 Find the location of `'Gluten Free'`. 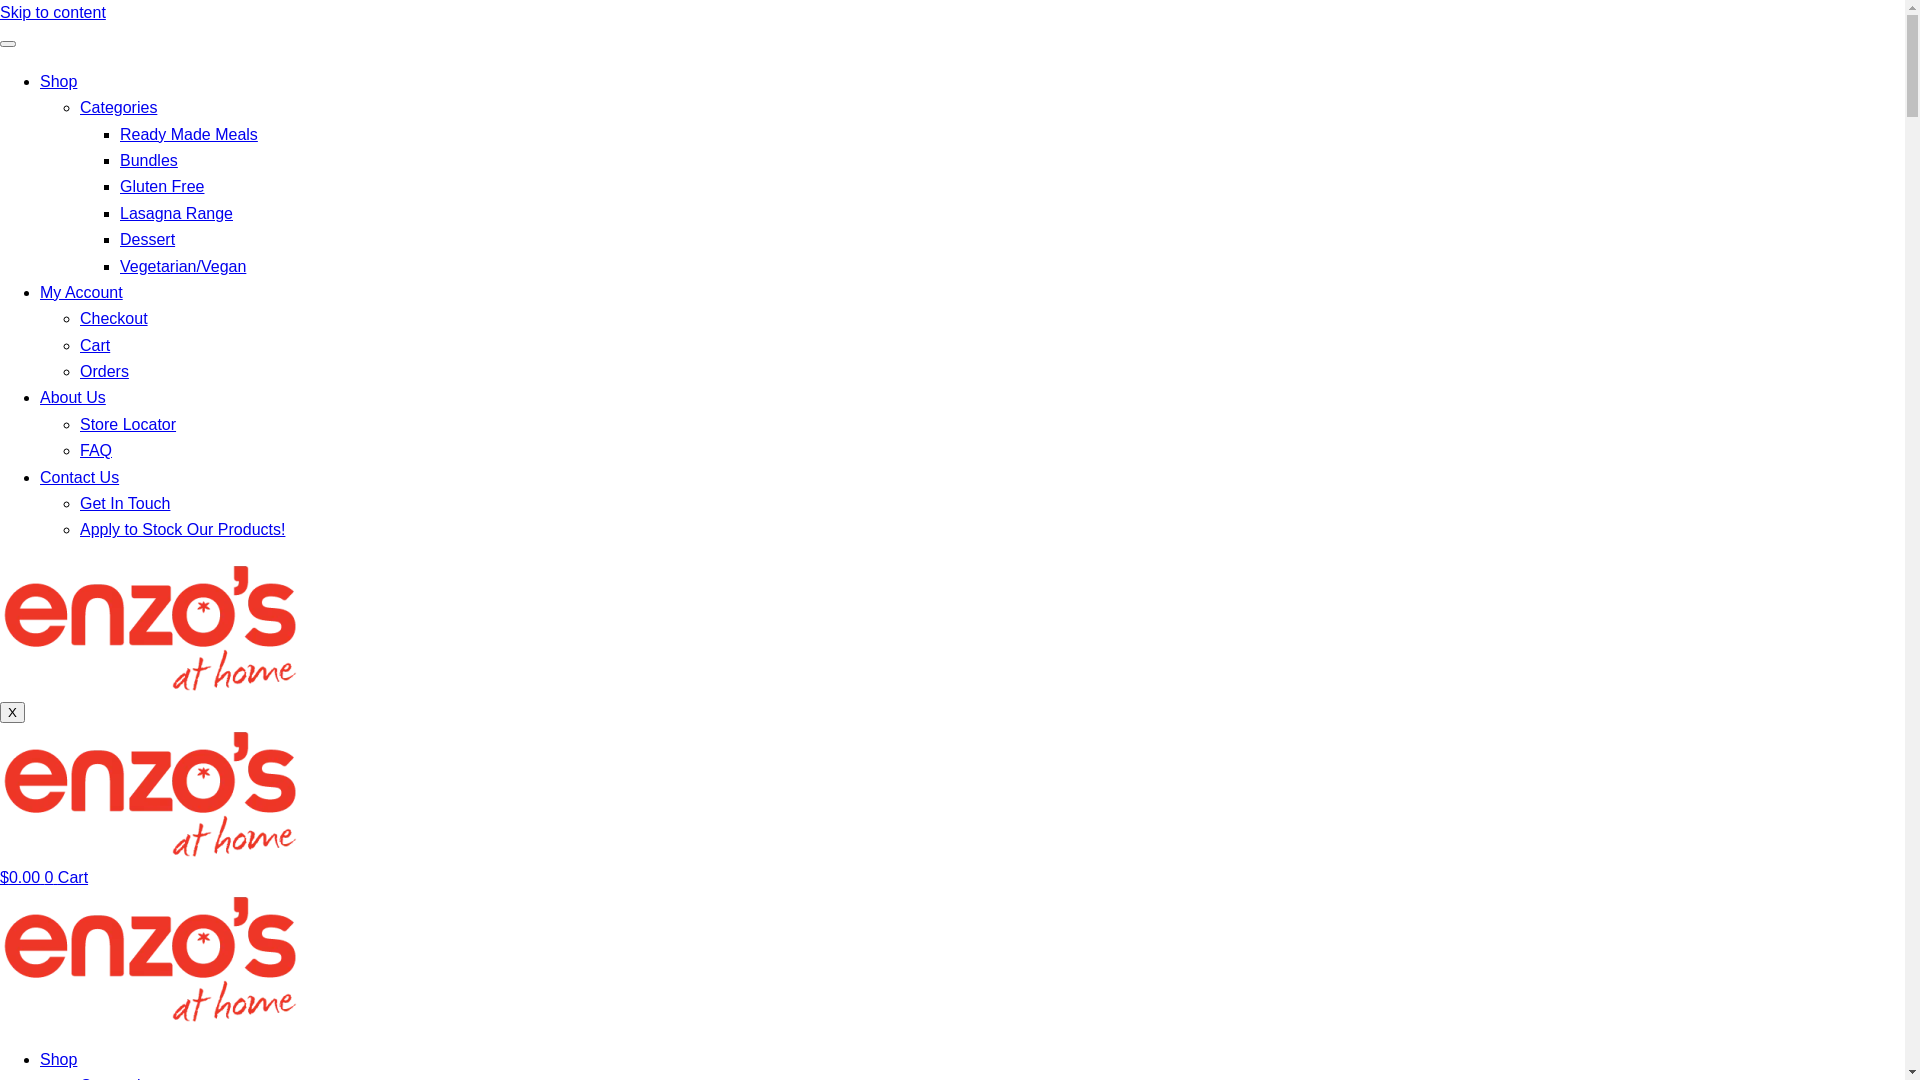

'Gluten Free' is located at coordinates (119, 186).